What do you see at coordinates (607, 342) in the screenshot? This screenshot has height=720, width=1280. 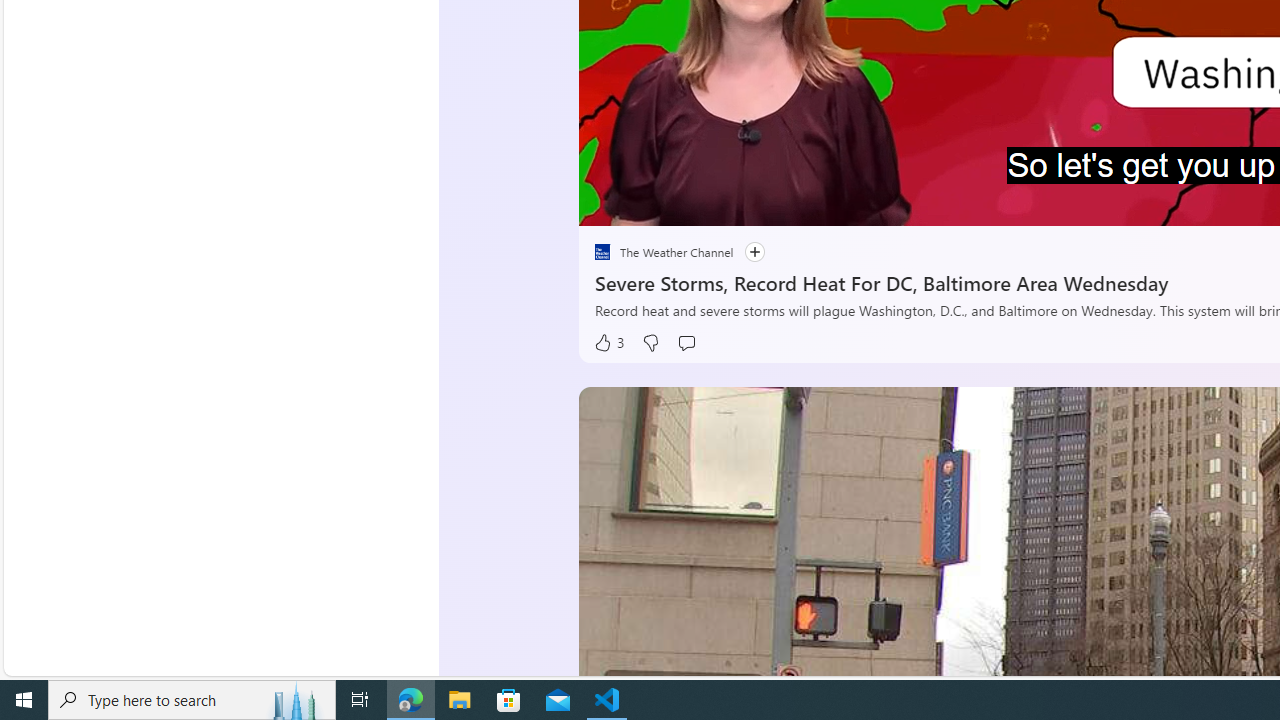 I see `'3 Like'` at bounding box center [607, 342].